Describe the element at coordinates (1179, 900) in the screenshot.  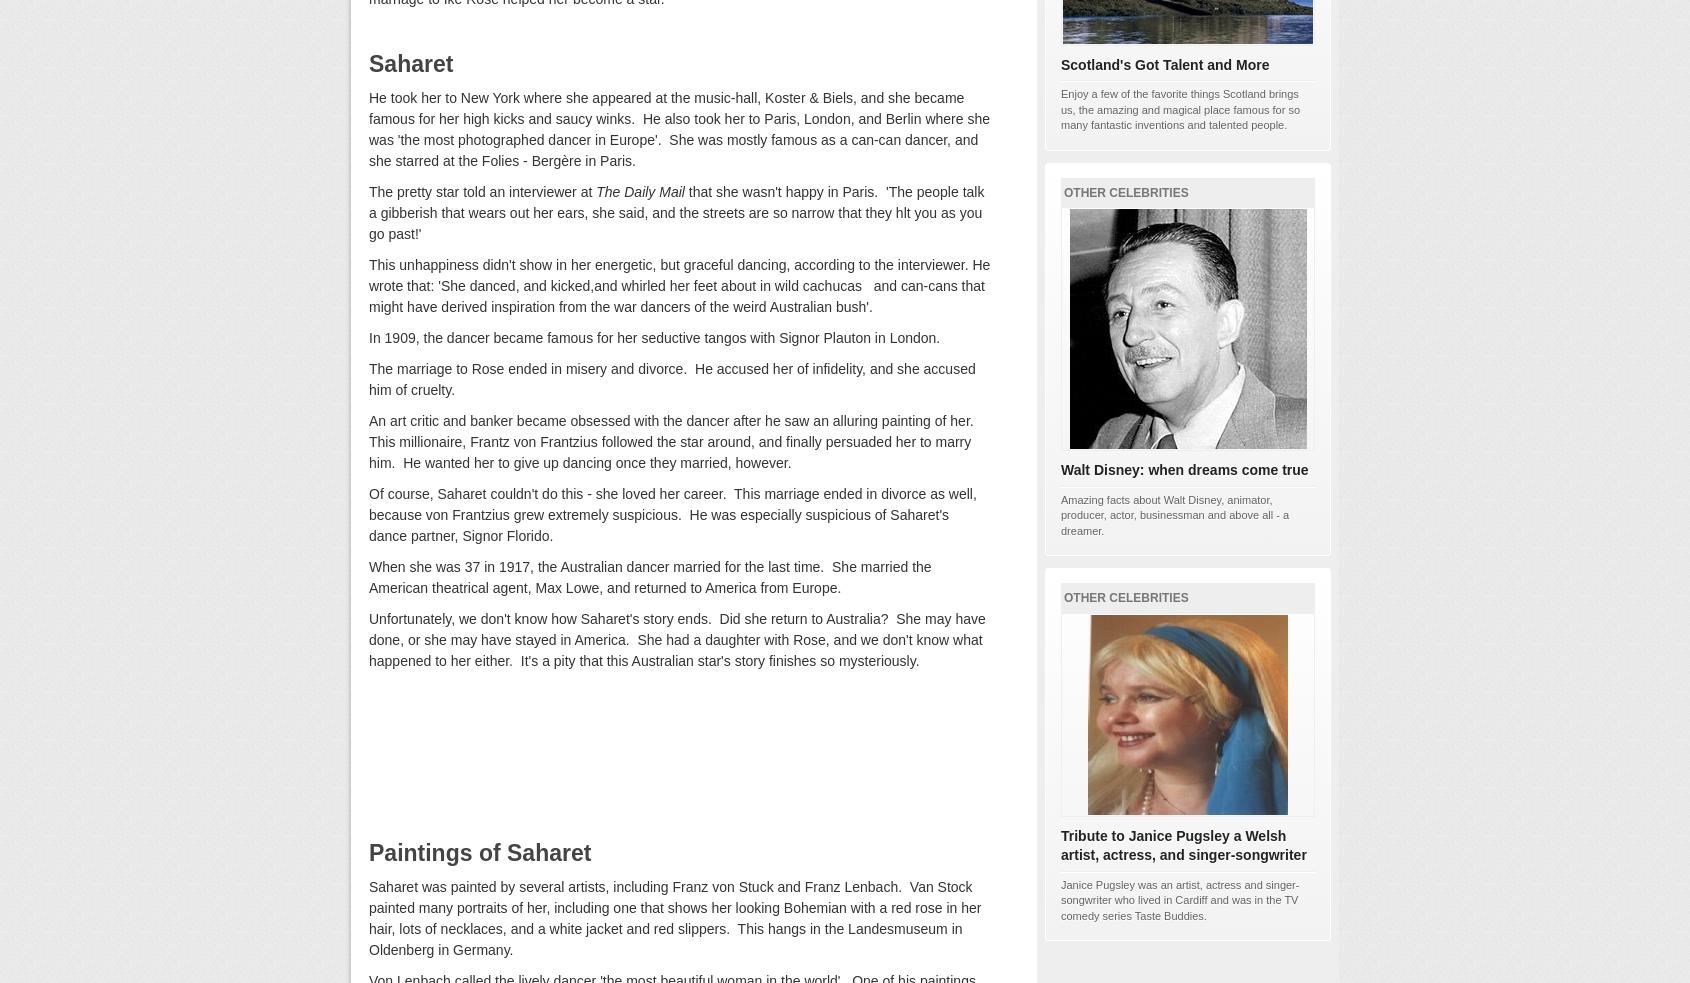
I see `'Janice Pugsley was an artist, actress and singer-songwriter who lived in Cardiff and was in the TV comedy series Taste Buddies.'` at that location.